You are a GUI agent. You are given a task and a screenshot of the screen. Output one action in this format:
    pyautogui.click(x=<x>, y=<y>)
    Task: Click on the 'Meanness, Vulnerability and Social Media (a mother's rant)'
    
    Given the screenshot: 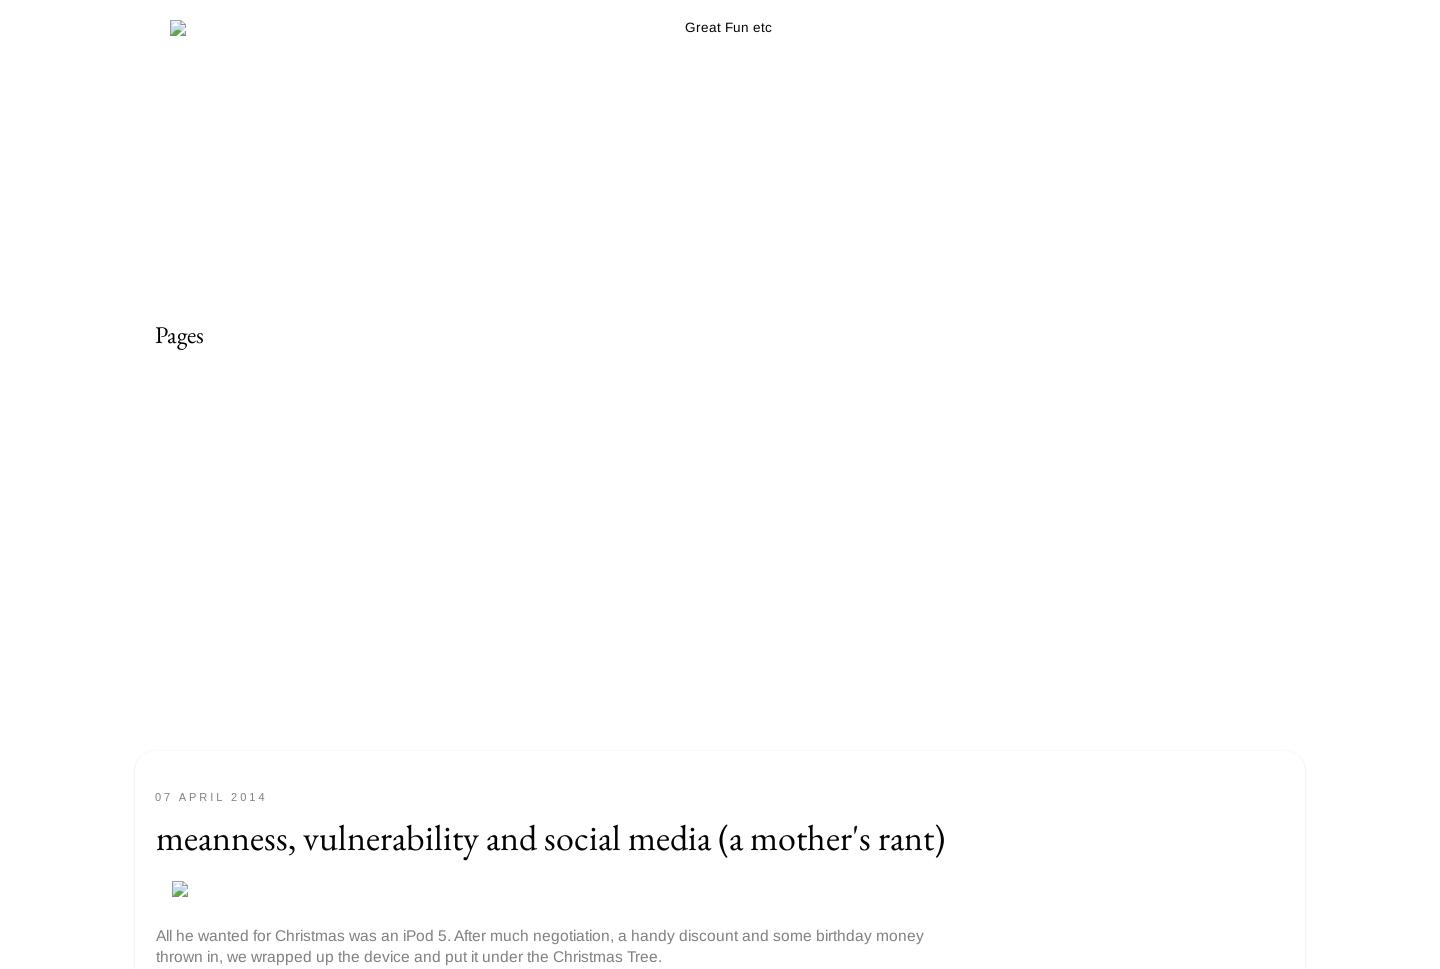 What is the action you would take?
    pyautogui.click(x=550, y=837)
    